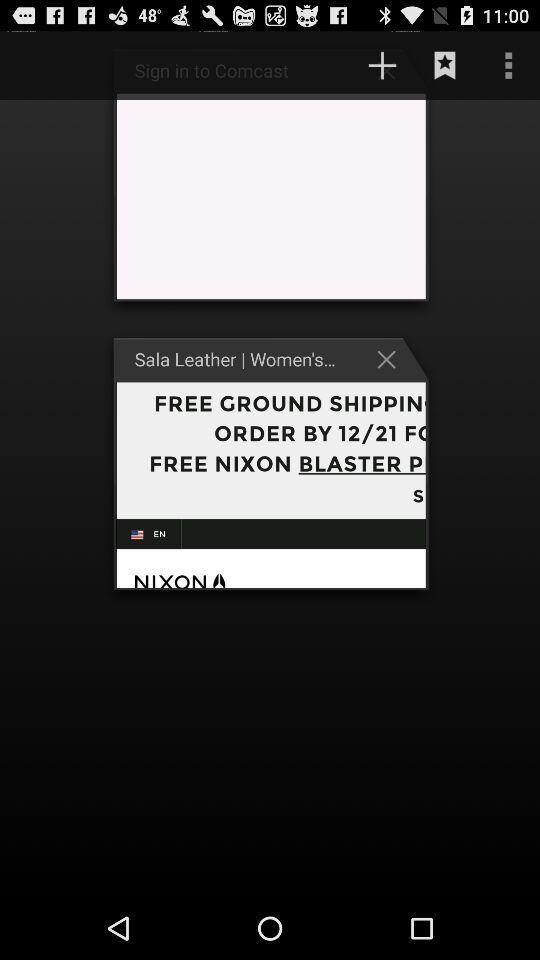 The width and height of the screenshot is (540, 960). I want to click on the close icon, so click(391, 383).